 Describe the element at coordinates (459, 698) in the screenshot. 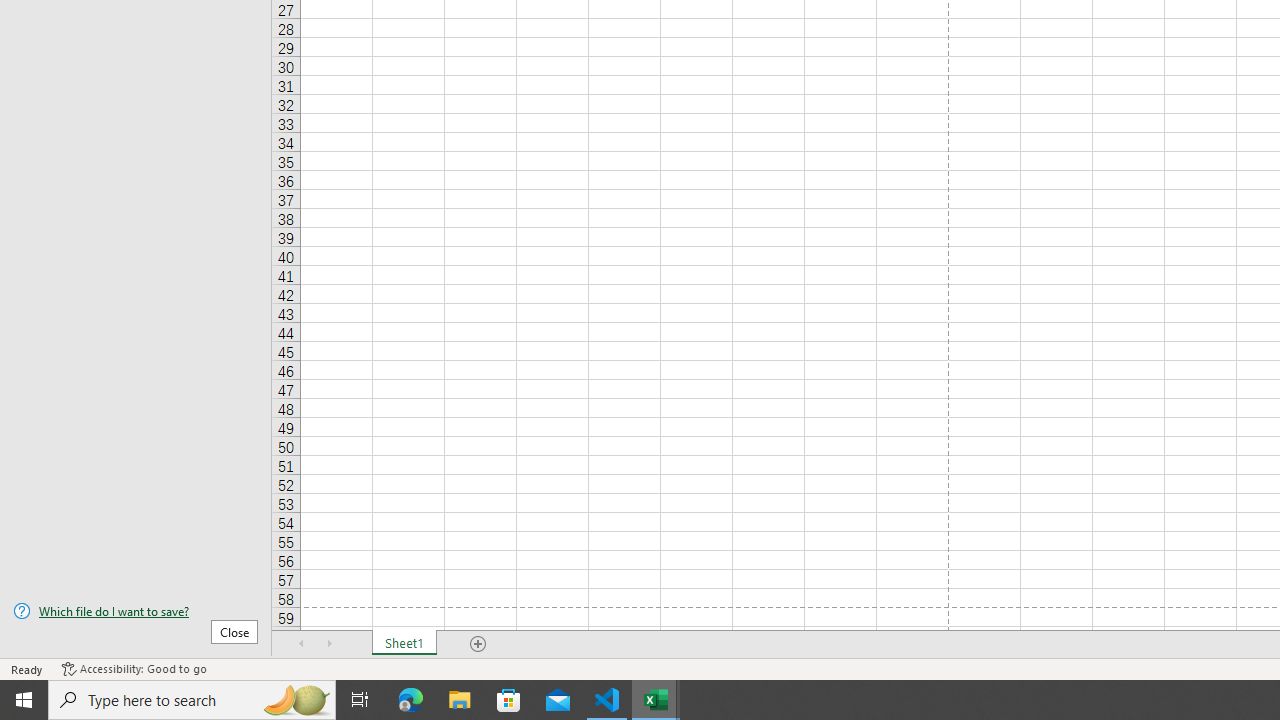

I see `'File Explorer'` at that location.